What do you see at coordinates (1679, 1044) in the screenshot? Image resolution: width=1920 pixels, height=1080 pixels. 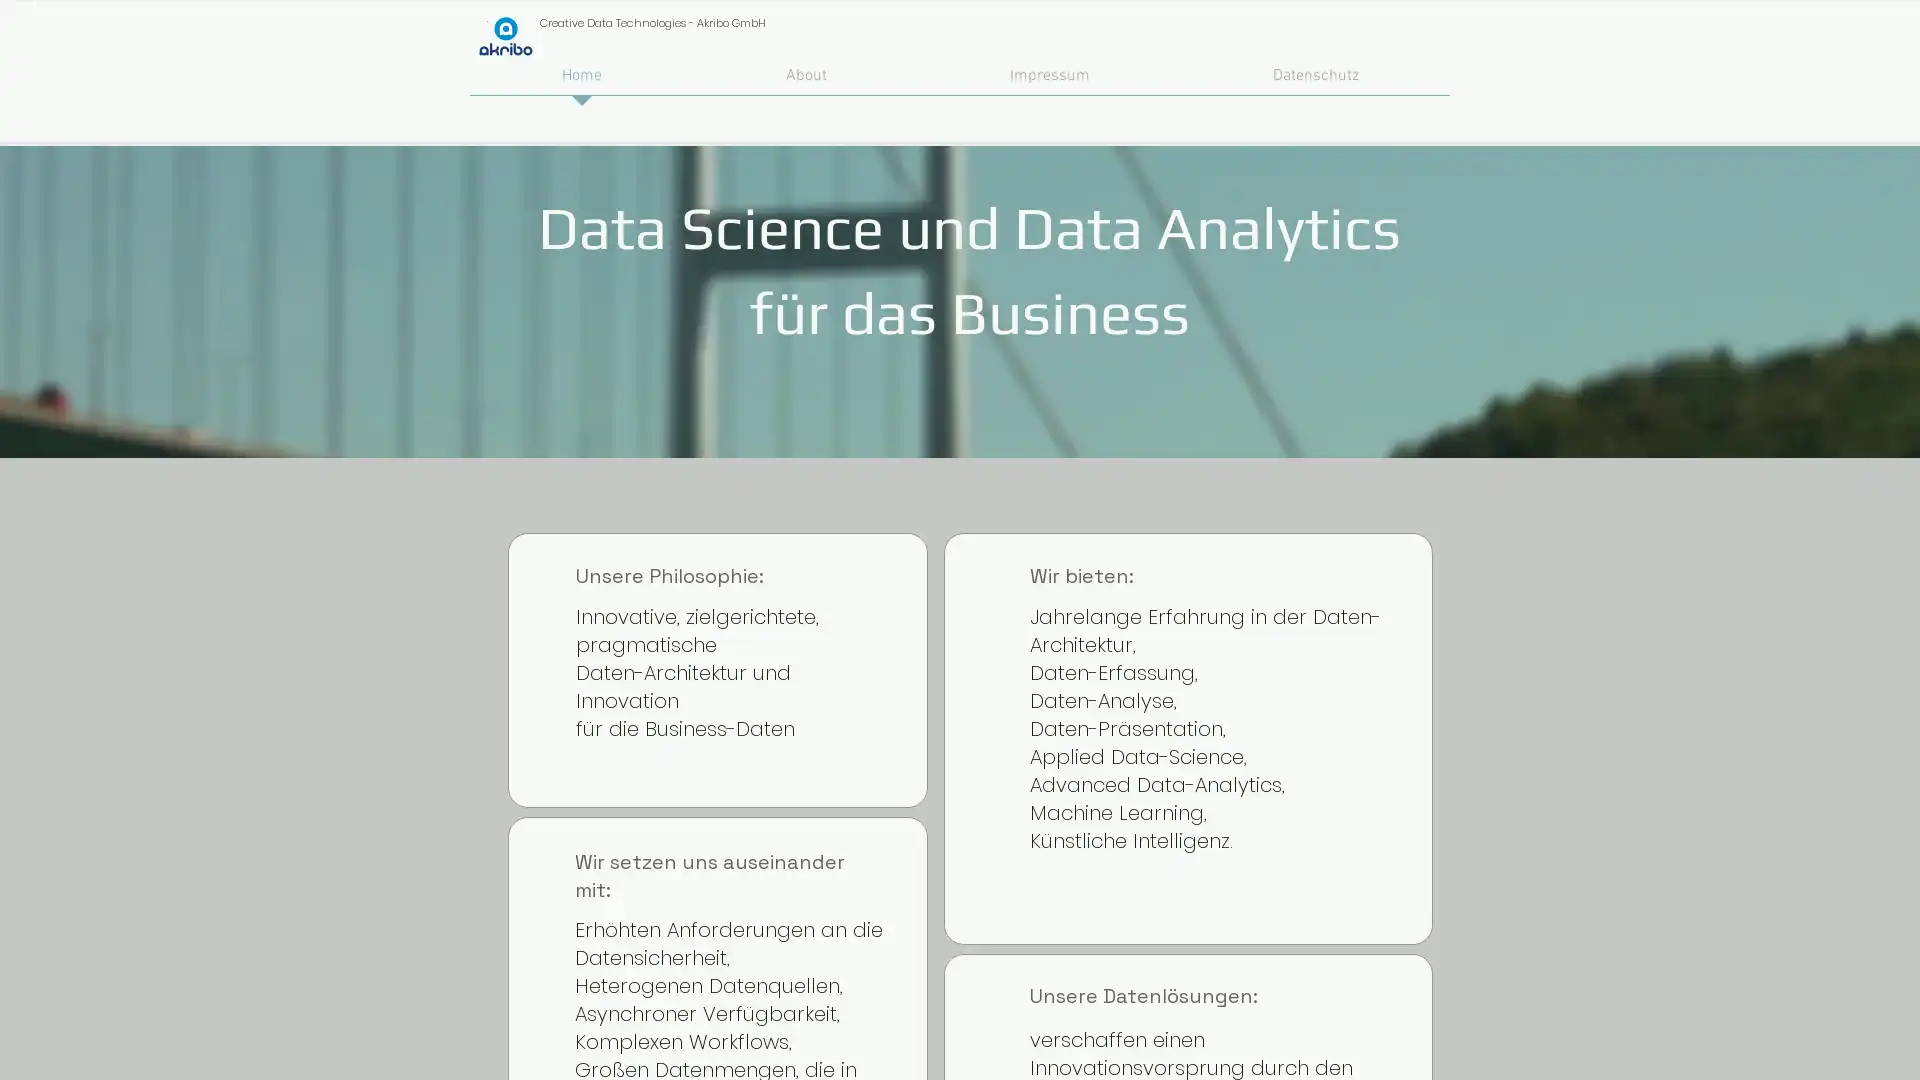 I see `Alle ablehnen` at bounding box center [1679, 1044].